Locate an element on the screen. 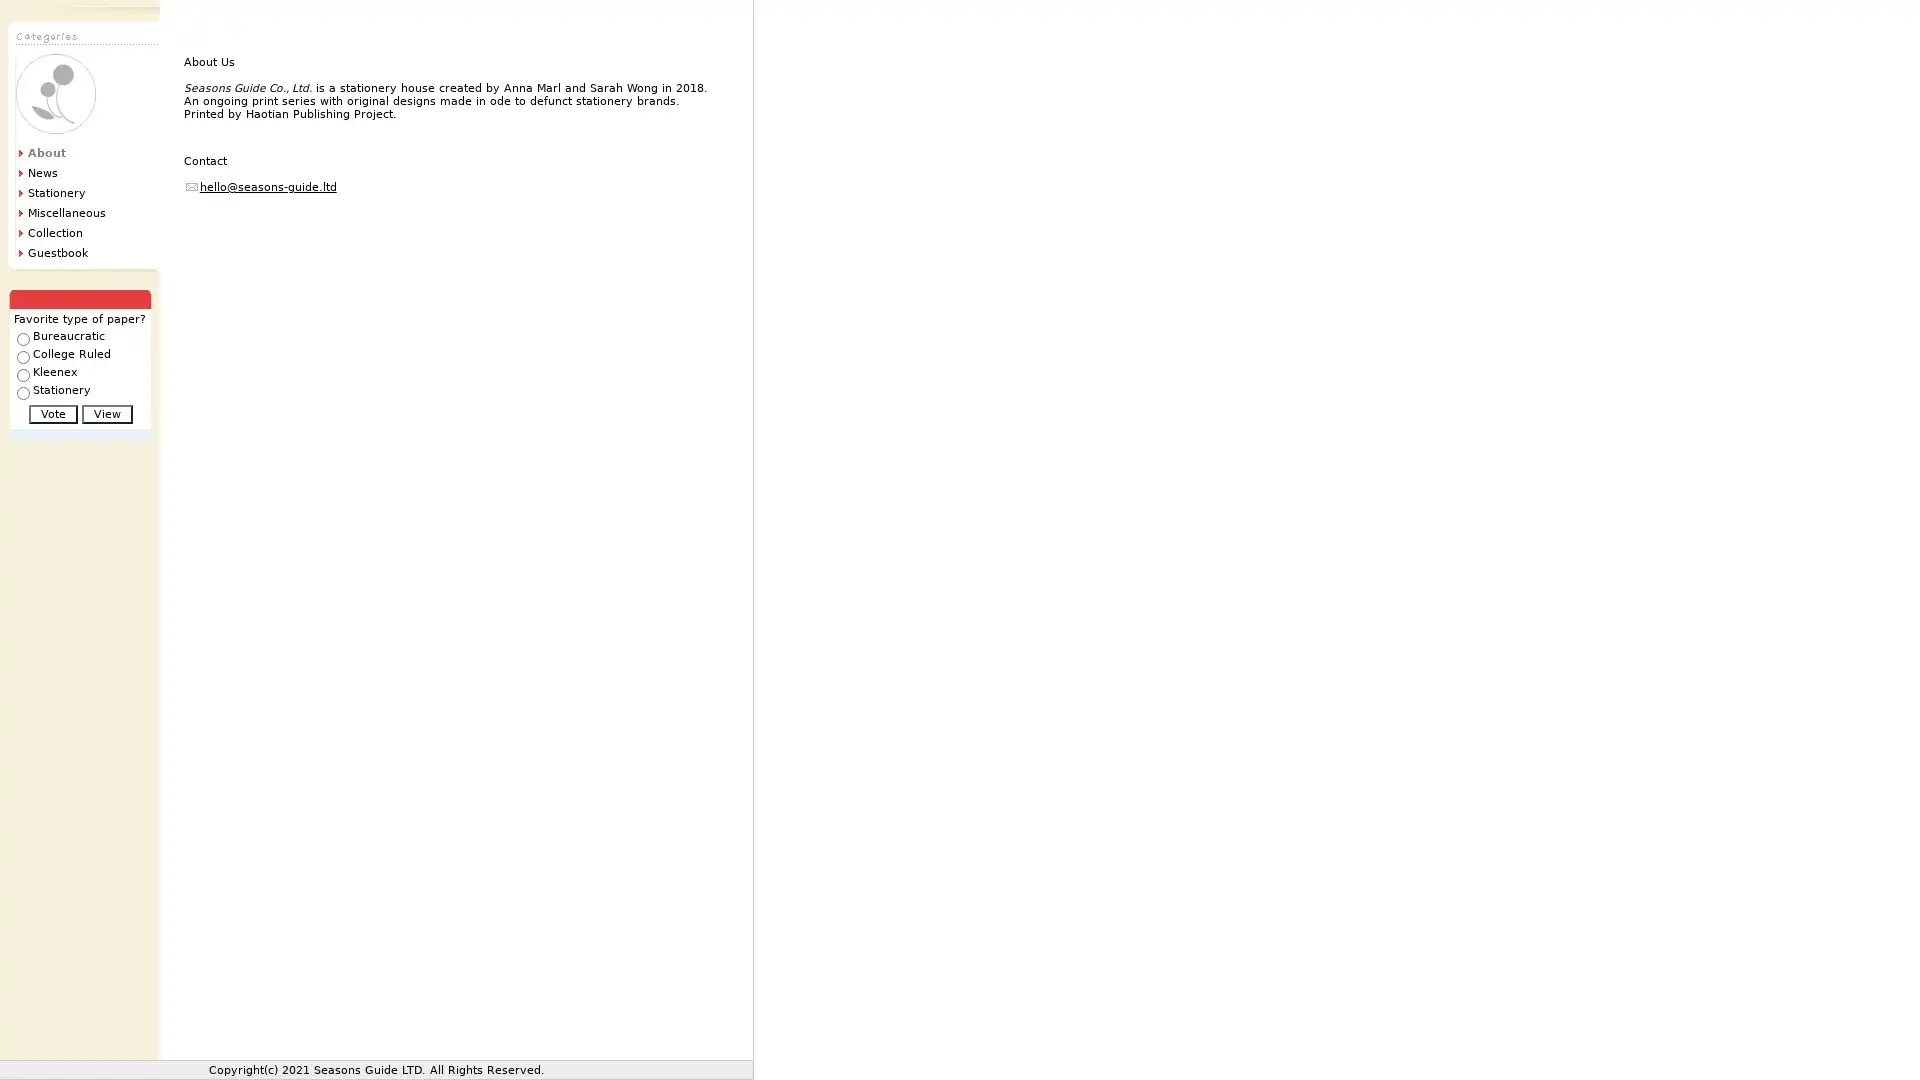 The width and height of the screenshot is (1920, 1080). Vote is located at coordinates (52, 413).